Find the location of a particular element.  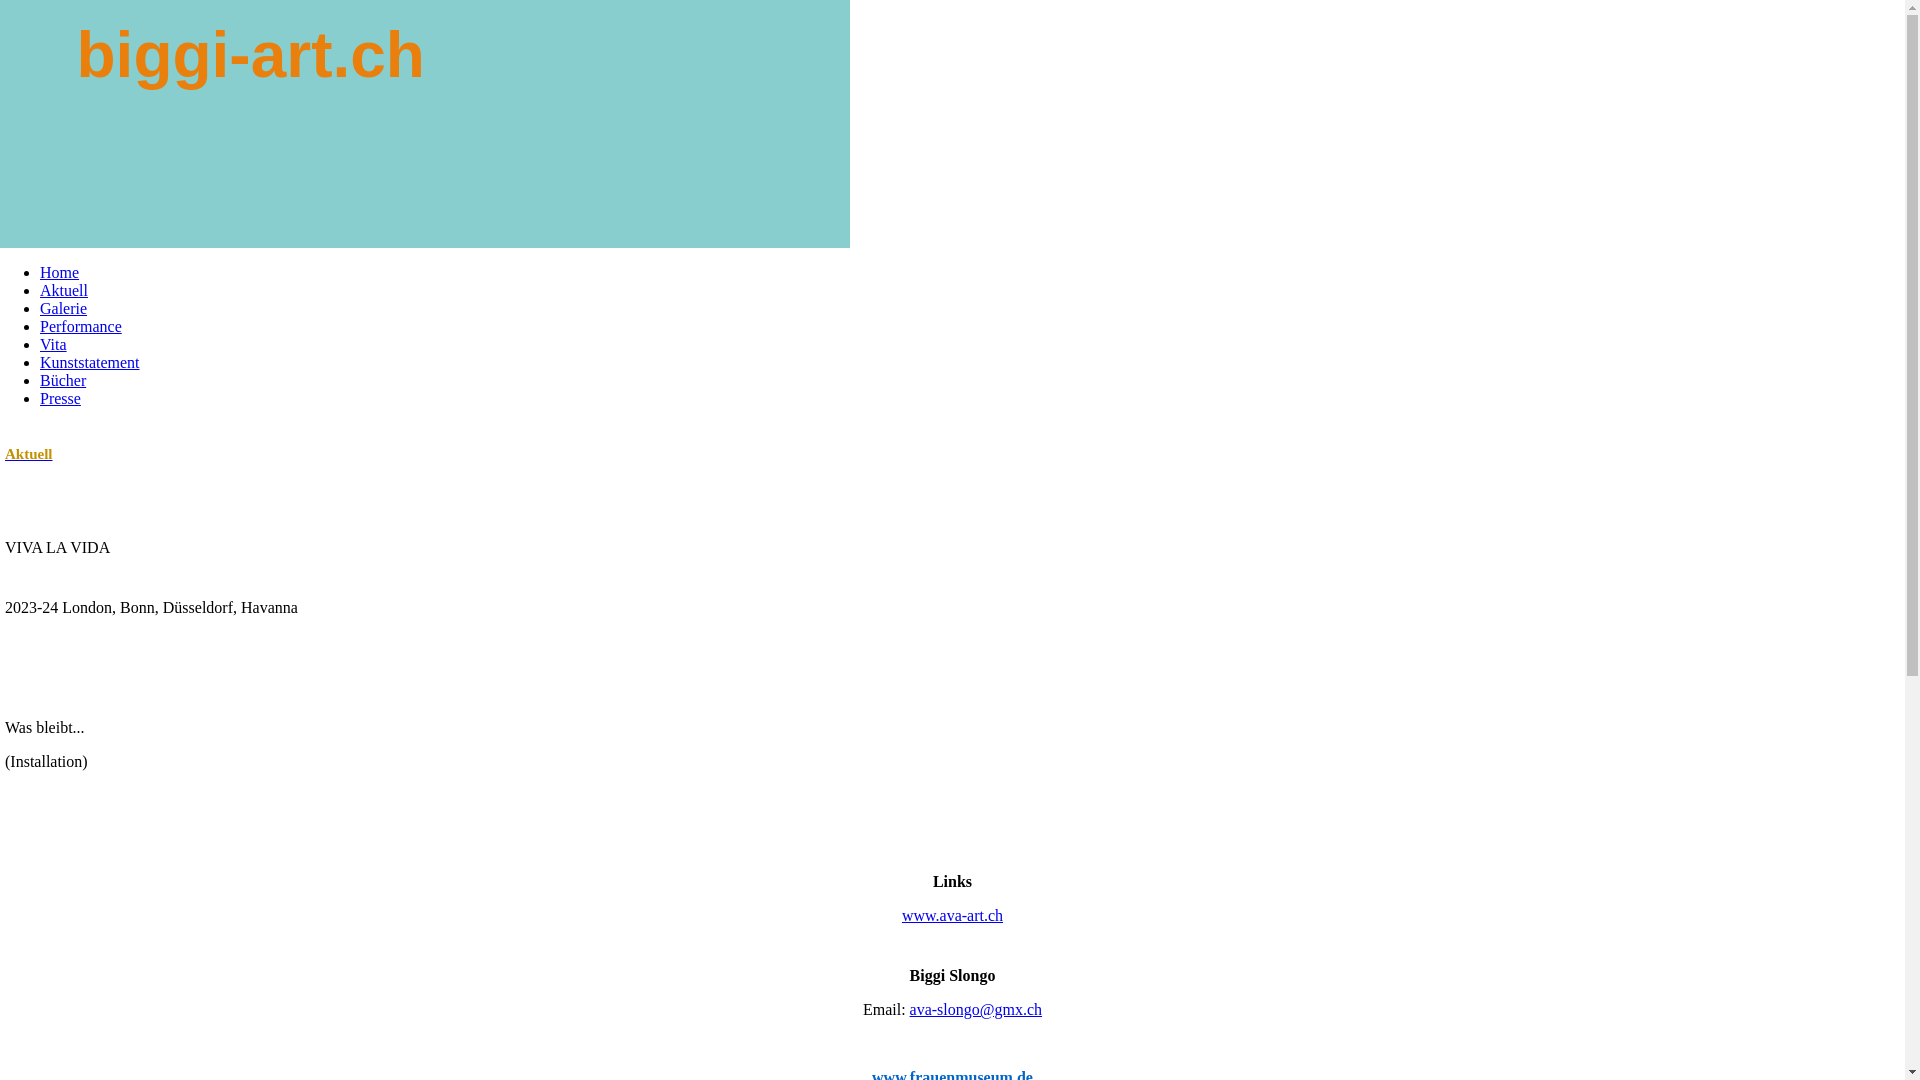

'Performance' is located at coordinates (80, 325).